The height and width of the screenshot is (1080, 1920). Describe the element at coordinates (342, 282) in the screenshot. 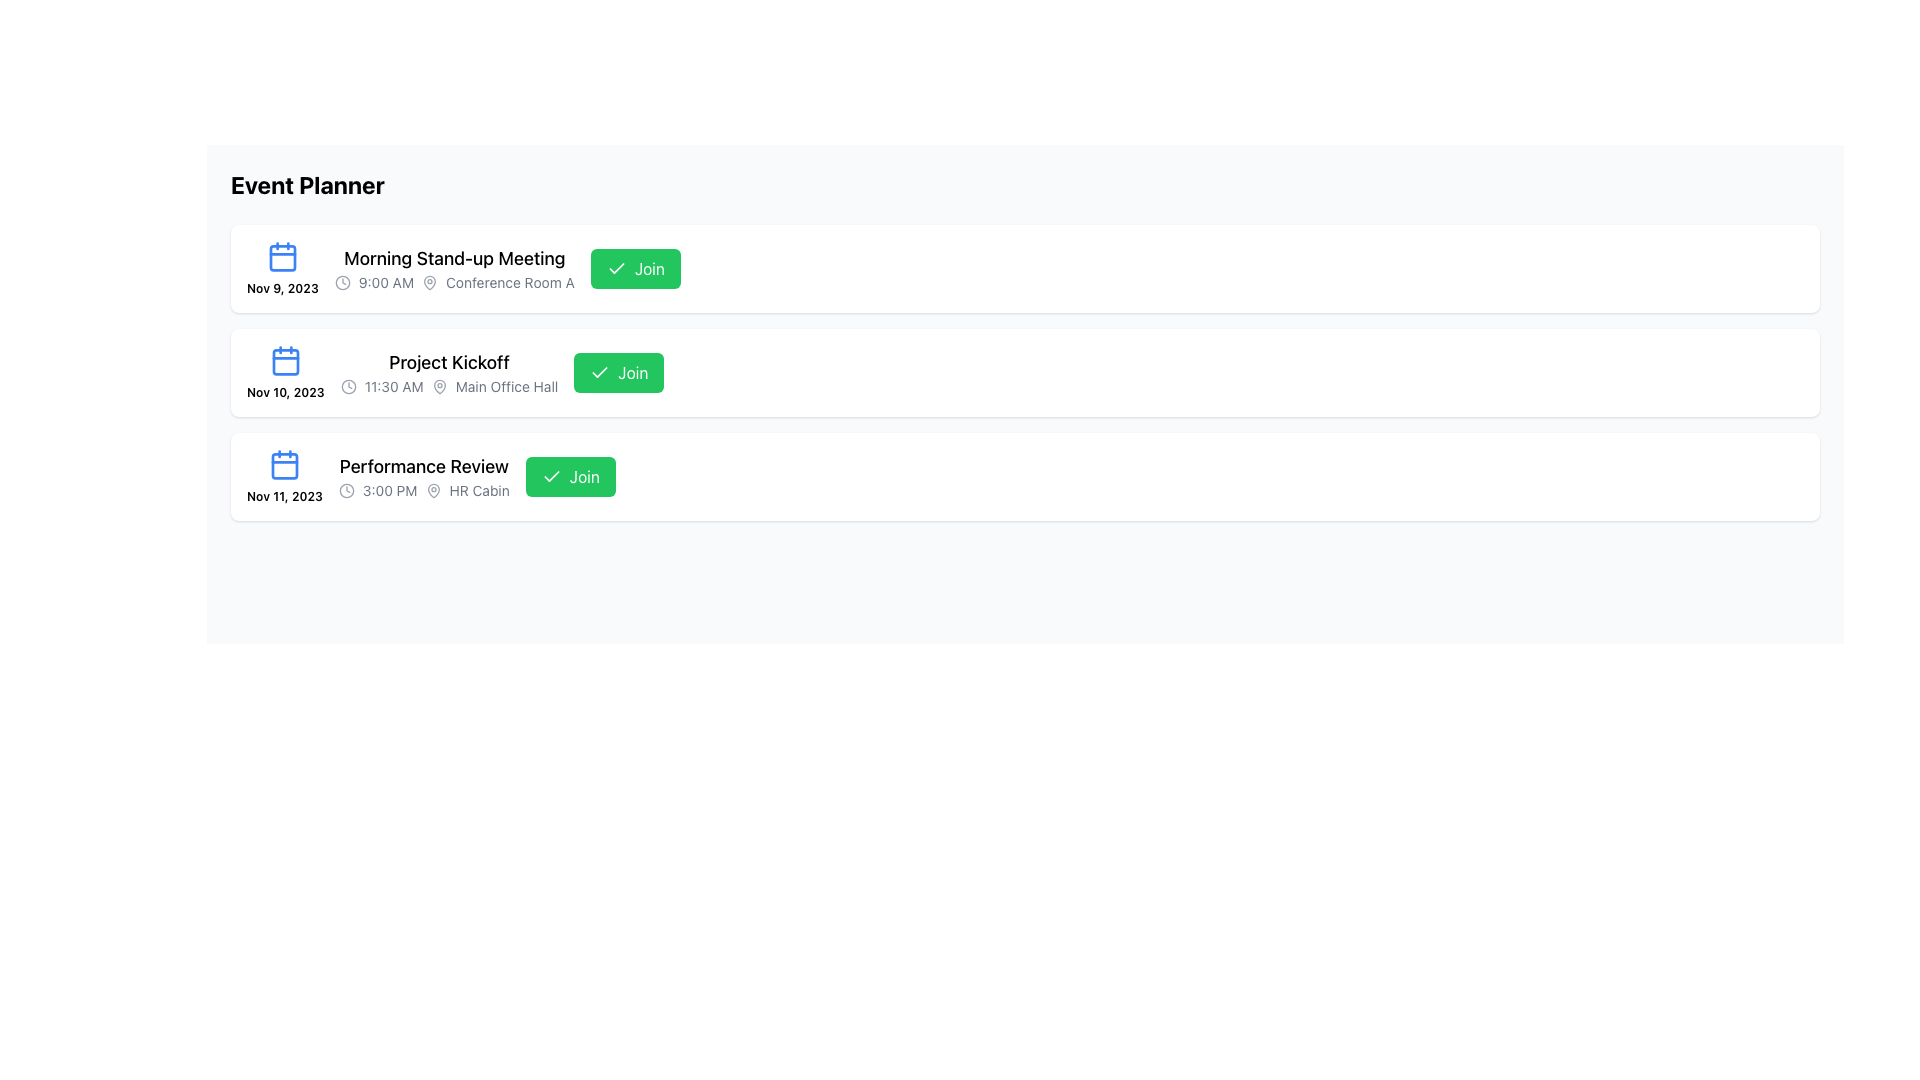

I see `the time indicator icon located to the left of the text '9:00 AM' associated with the event '9:00 AM Conference Room A'` at that location.